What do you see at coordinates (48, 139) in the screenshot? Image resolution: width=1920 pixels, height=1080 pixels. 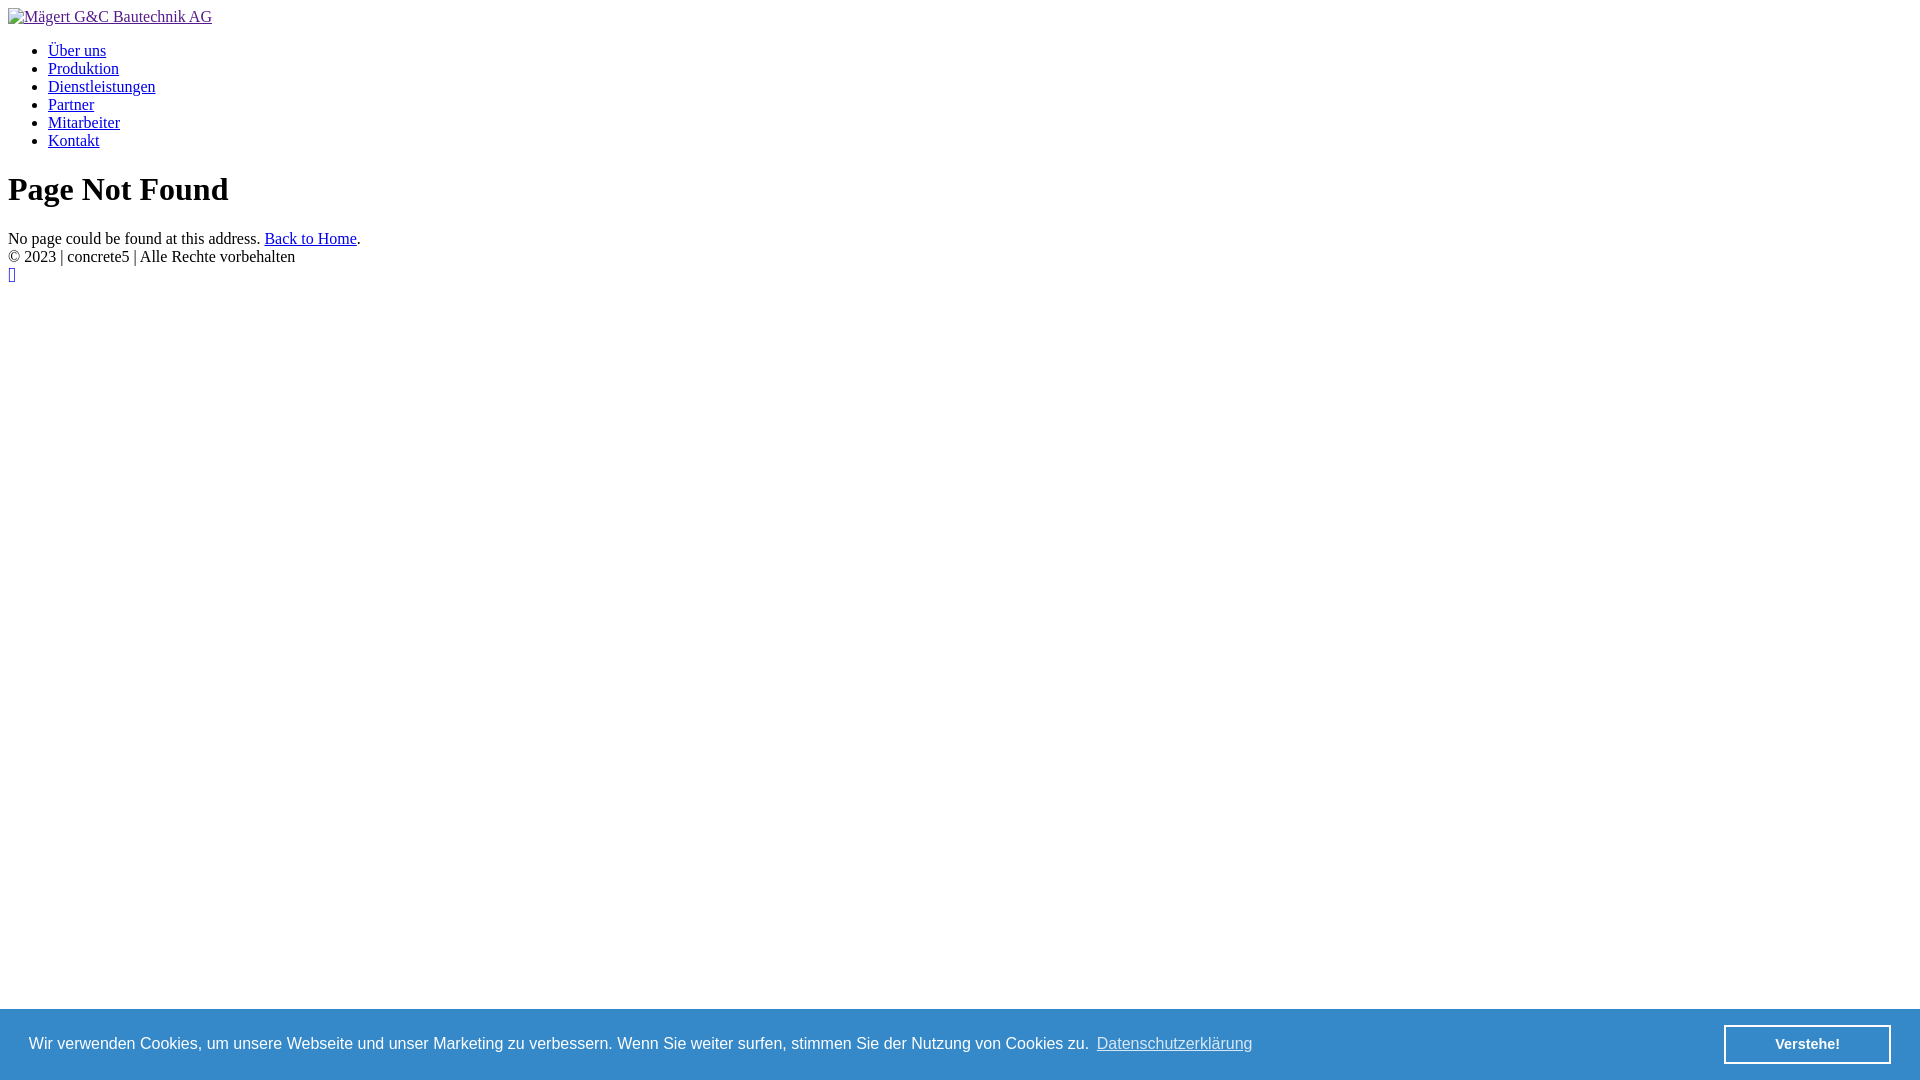 I see `'Kontakt'` at bounding box center [48, 139].